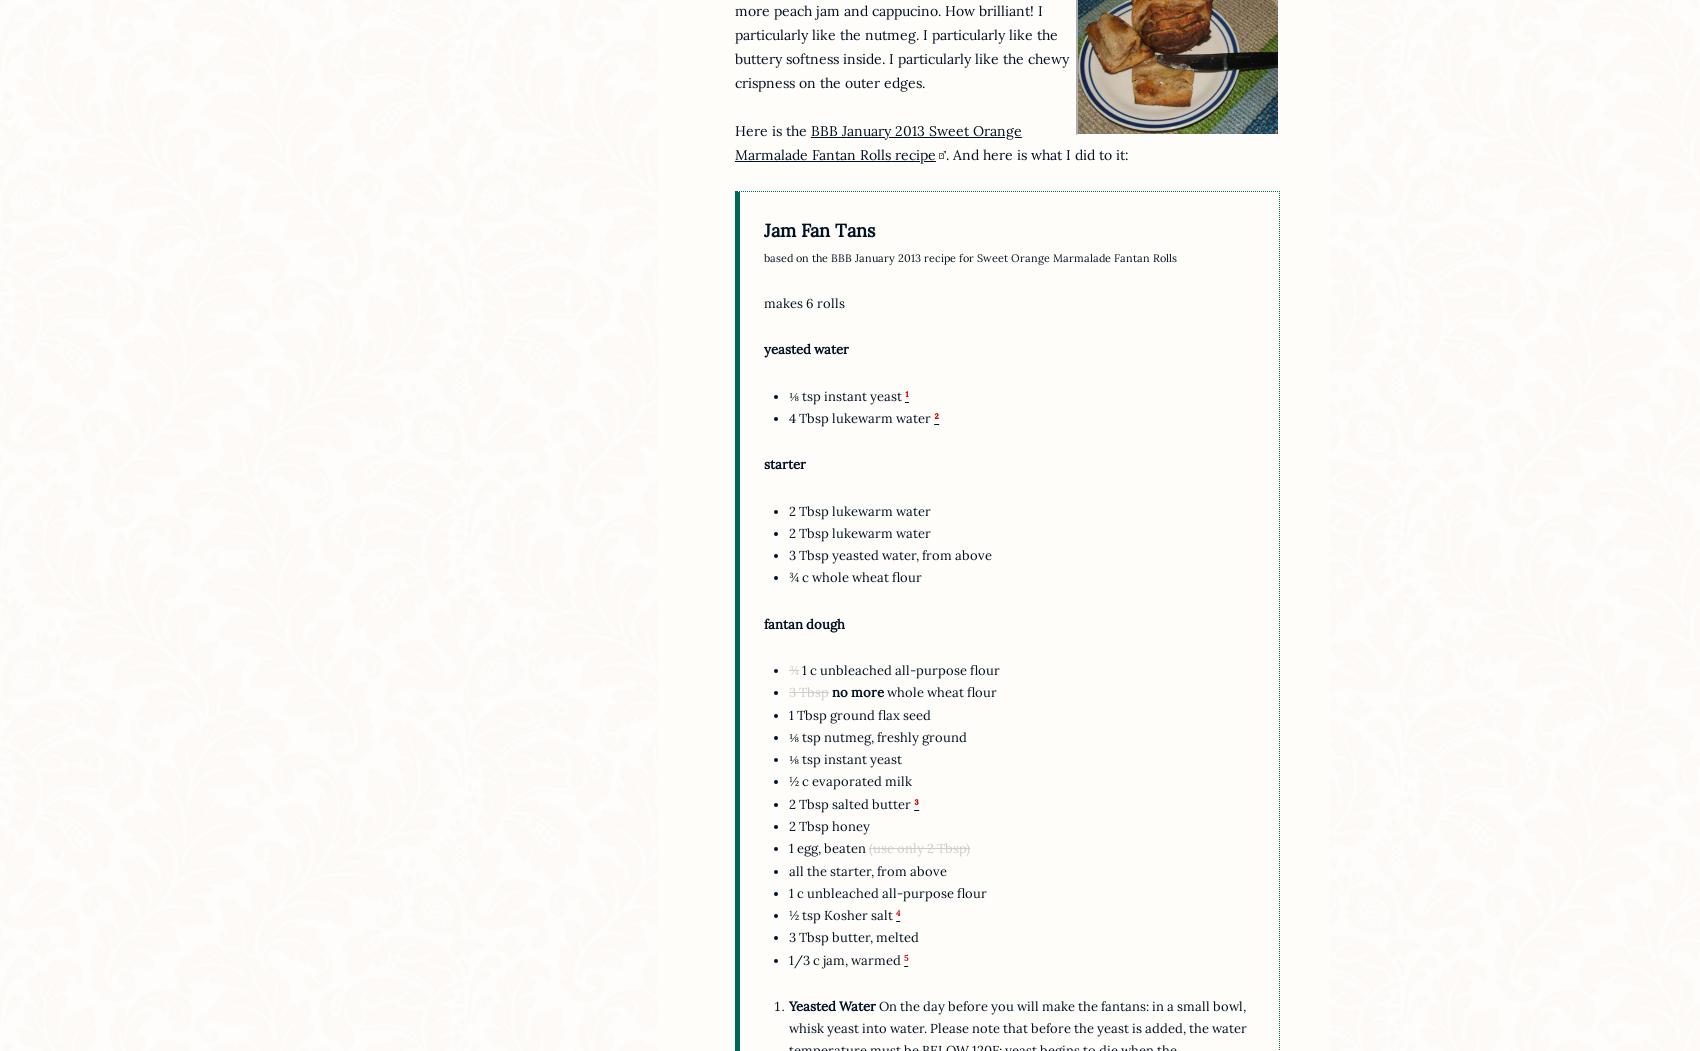  Describe the element at coordinates (845, 958) in the screenshot. I see `'1/3 c jam, warmed'` at that location.